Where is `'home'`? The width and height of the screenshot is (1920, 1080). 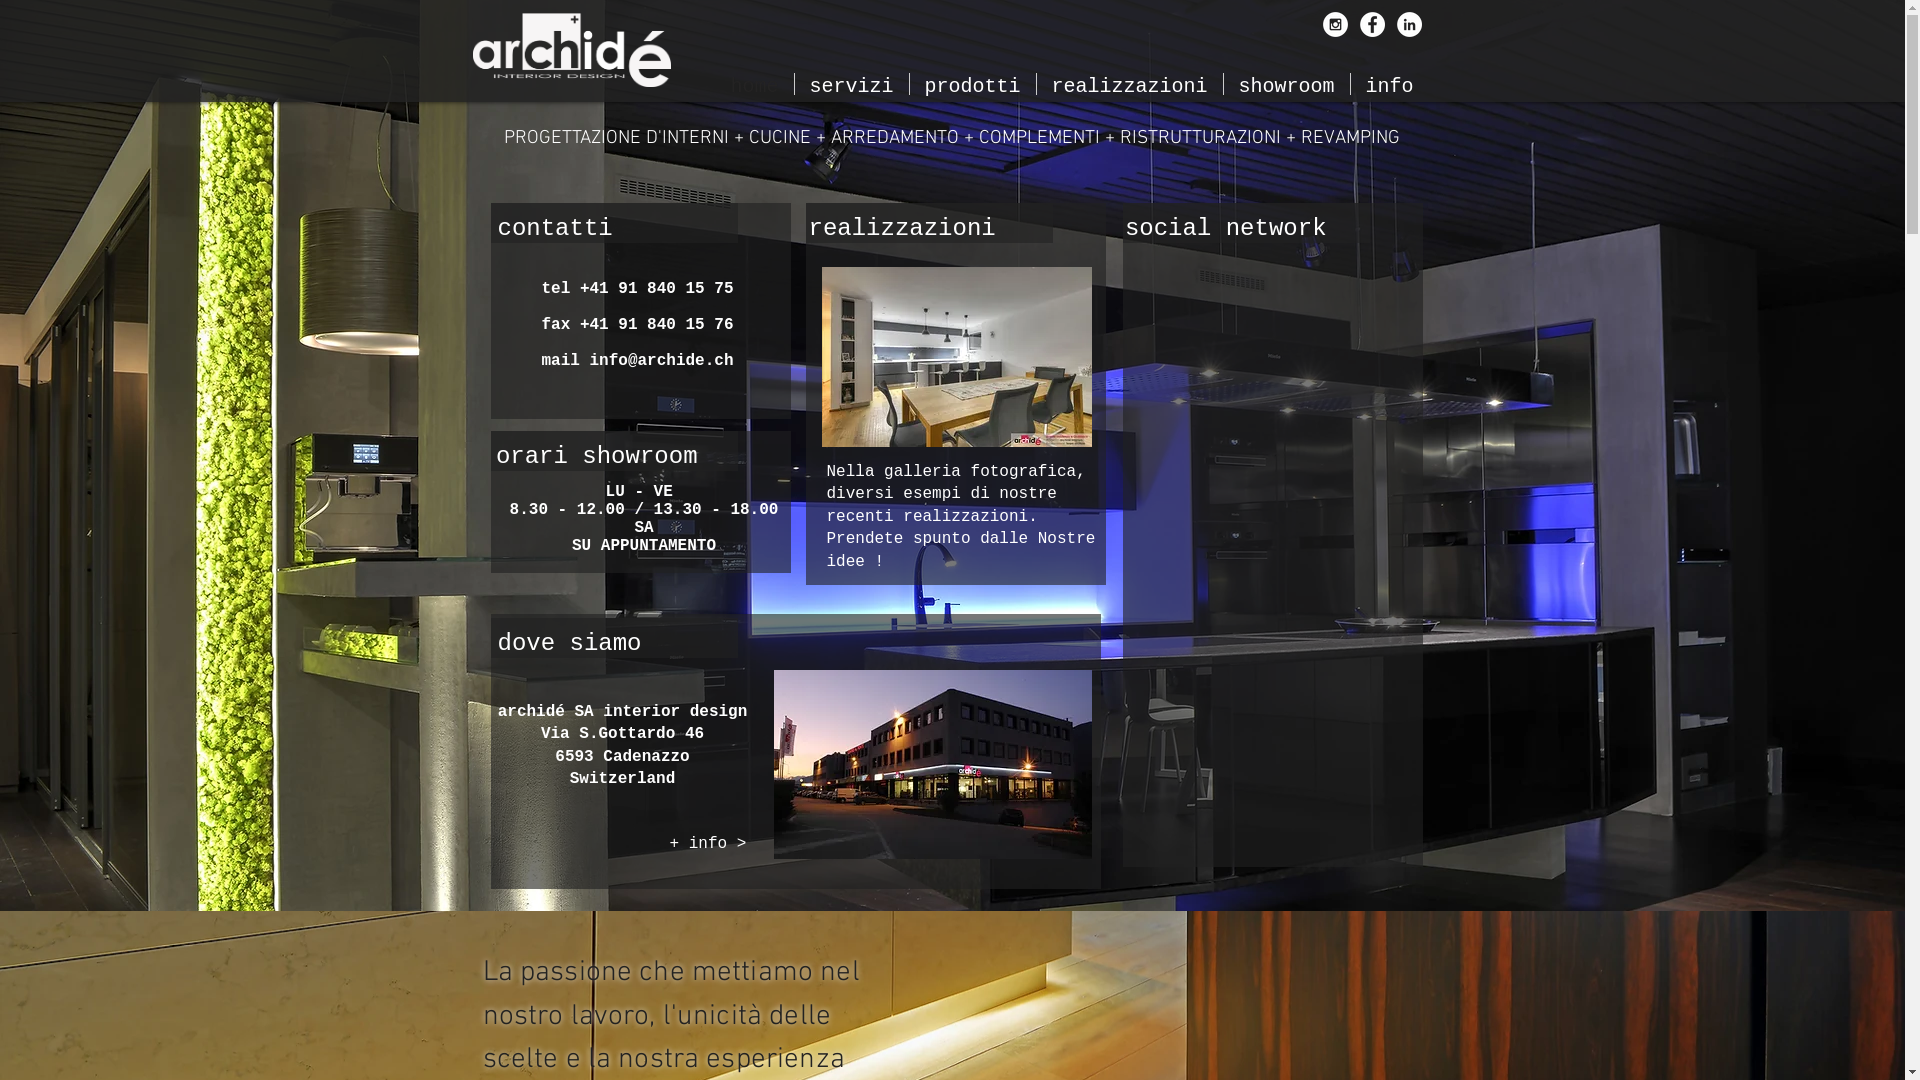 'home' is located at coordinates (753, 83).